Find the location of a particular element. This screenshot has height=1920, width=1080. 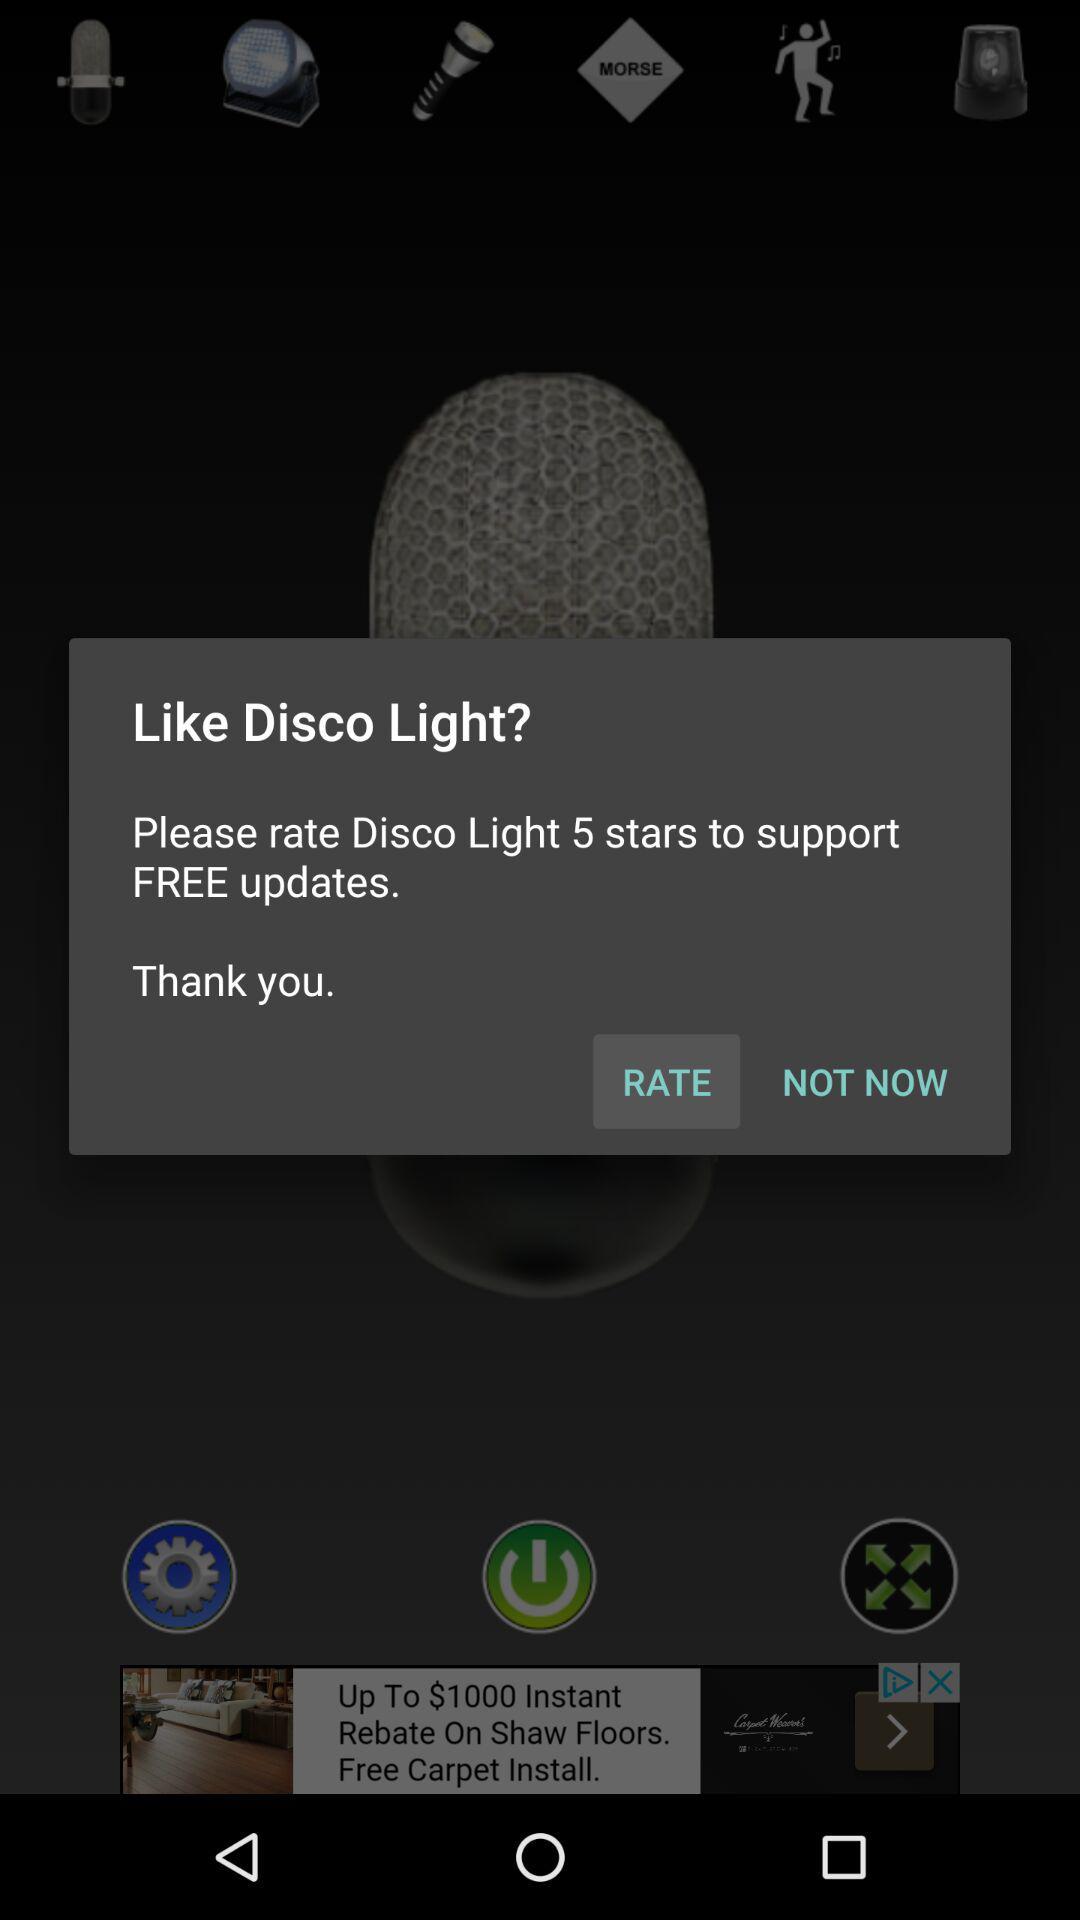

the avatar icon is located at coordinates (270, 71).